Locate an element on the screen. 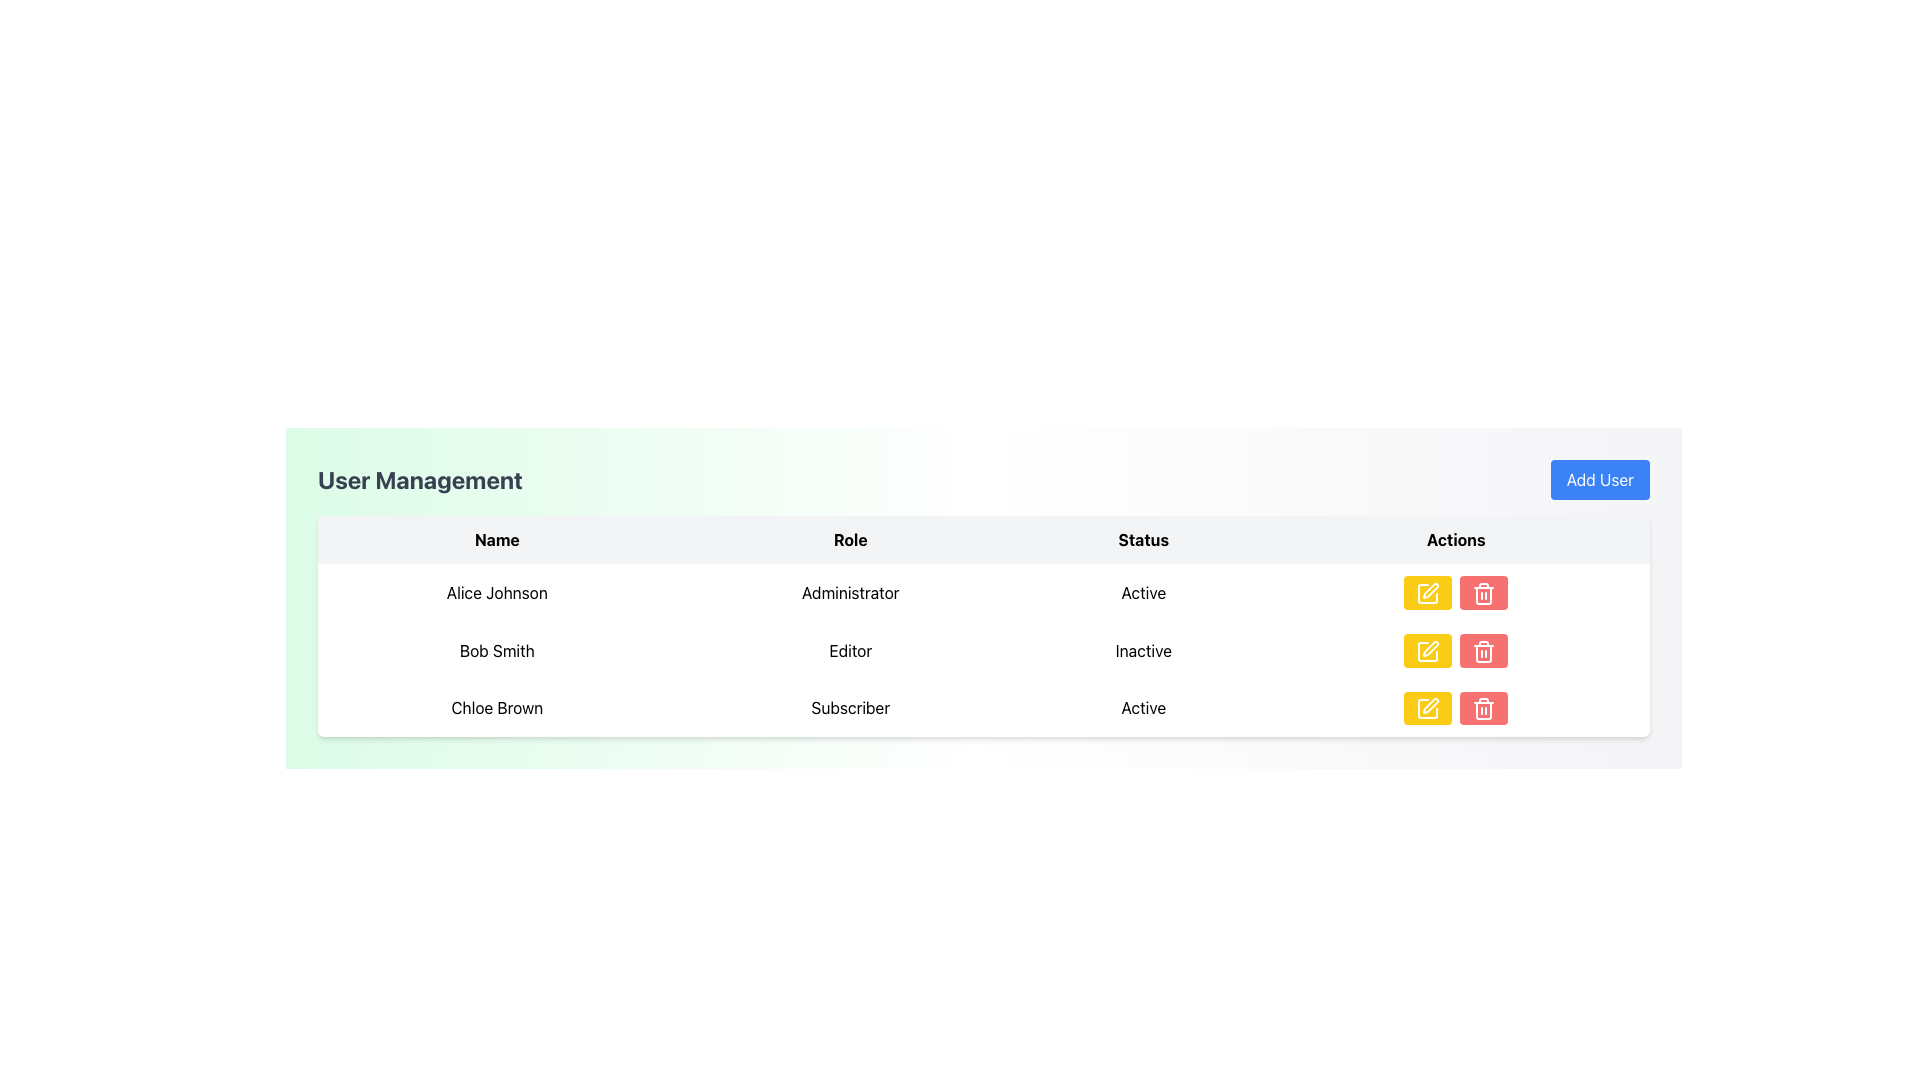  text content of the label displaying 'Bob Smith', which is the second item in the 'Name' column of the user management table is located at coordinates (497, 650).